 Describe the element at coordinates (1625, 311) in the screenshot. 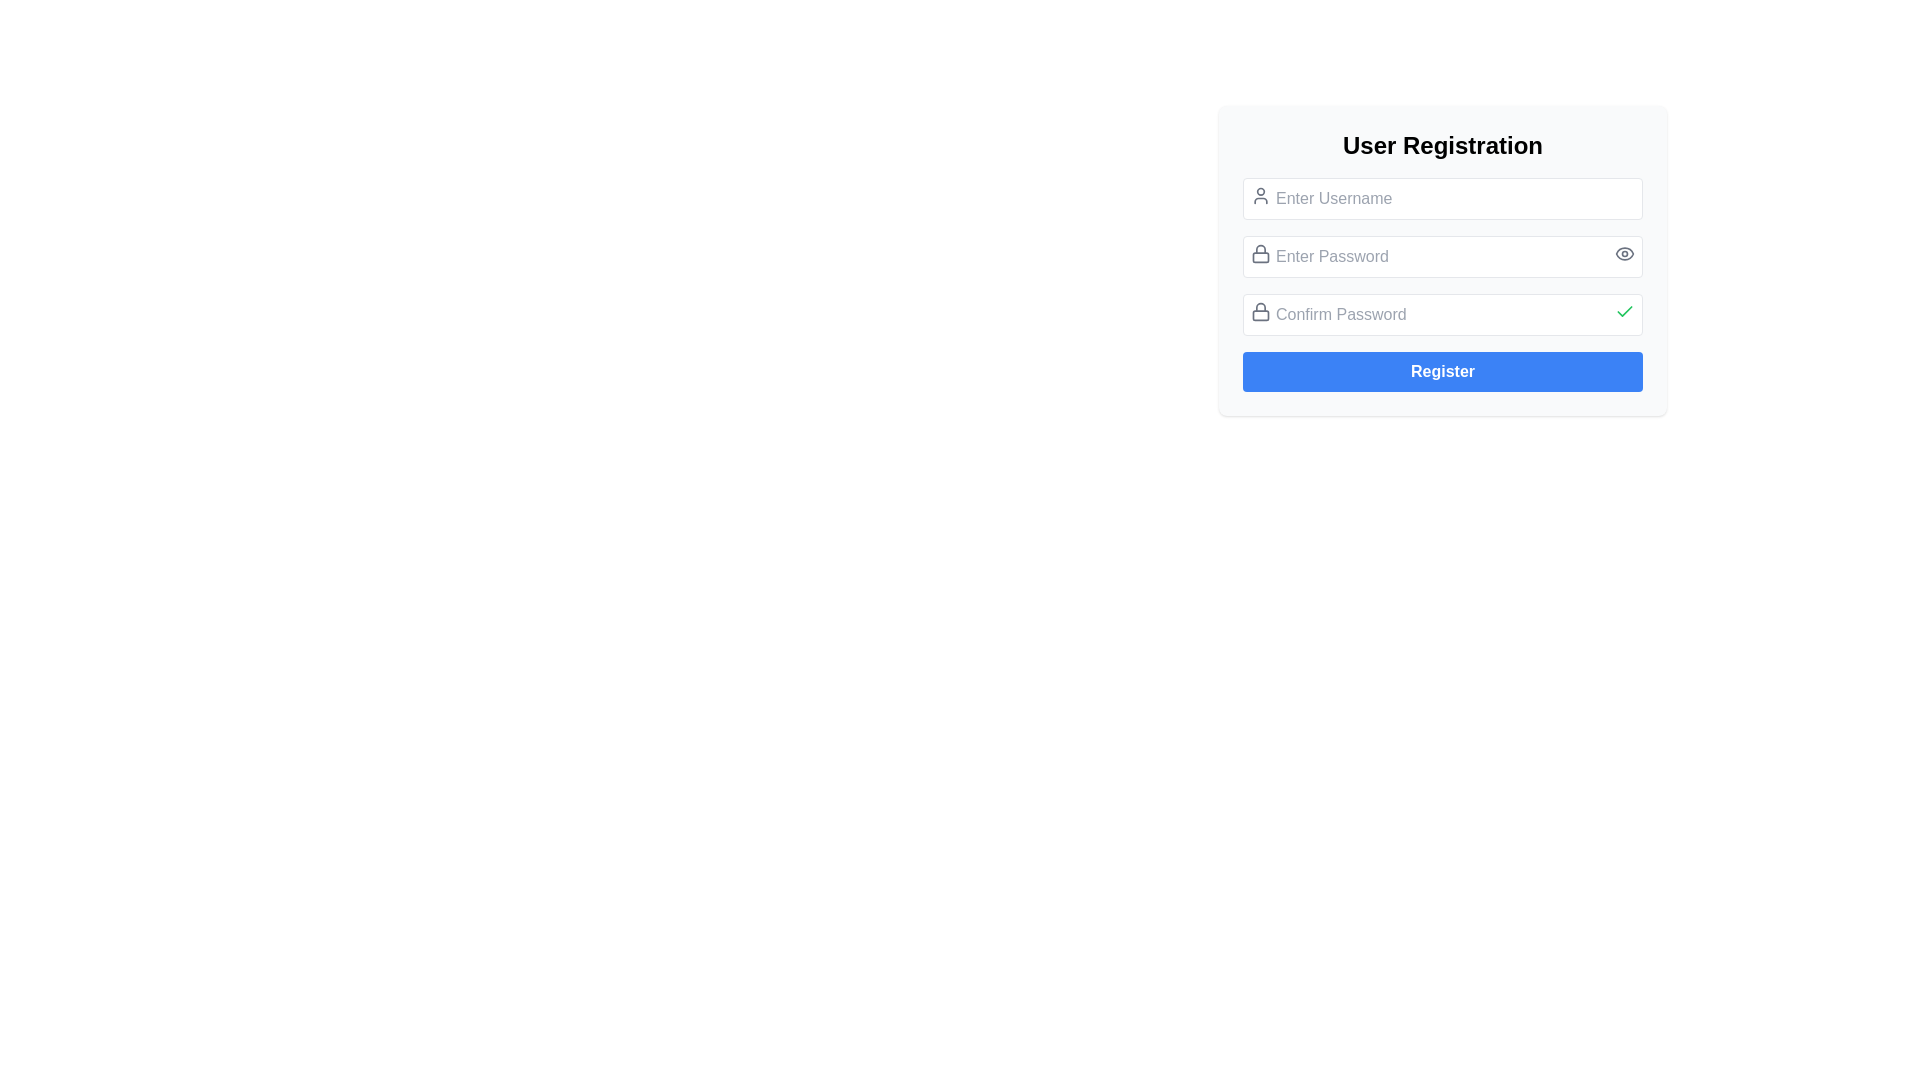

I see `the success confirmation icon located at the top-right corner of the 'Confirm Password' input field in the user registration card interface` at that location.